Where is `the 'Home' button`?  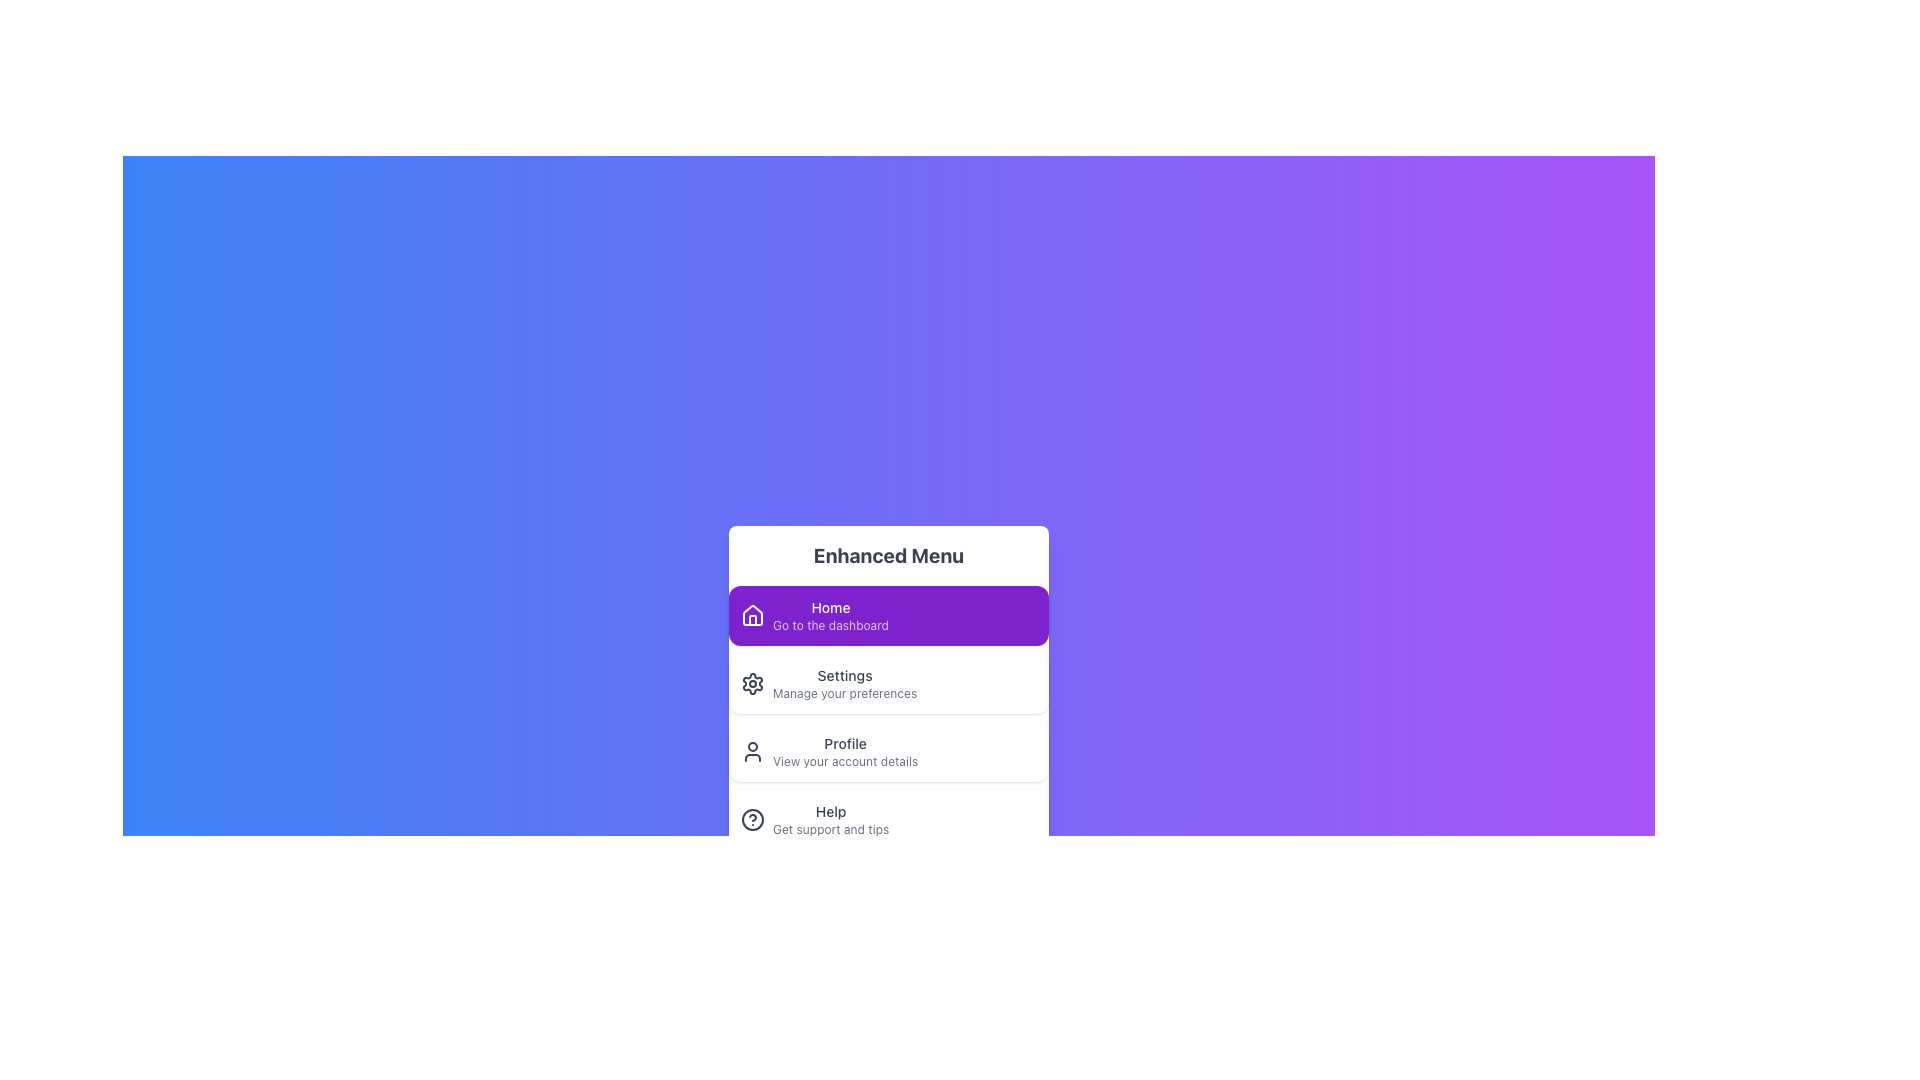 the 'Home' button is located at coordinates (887, 615).